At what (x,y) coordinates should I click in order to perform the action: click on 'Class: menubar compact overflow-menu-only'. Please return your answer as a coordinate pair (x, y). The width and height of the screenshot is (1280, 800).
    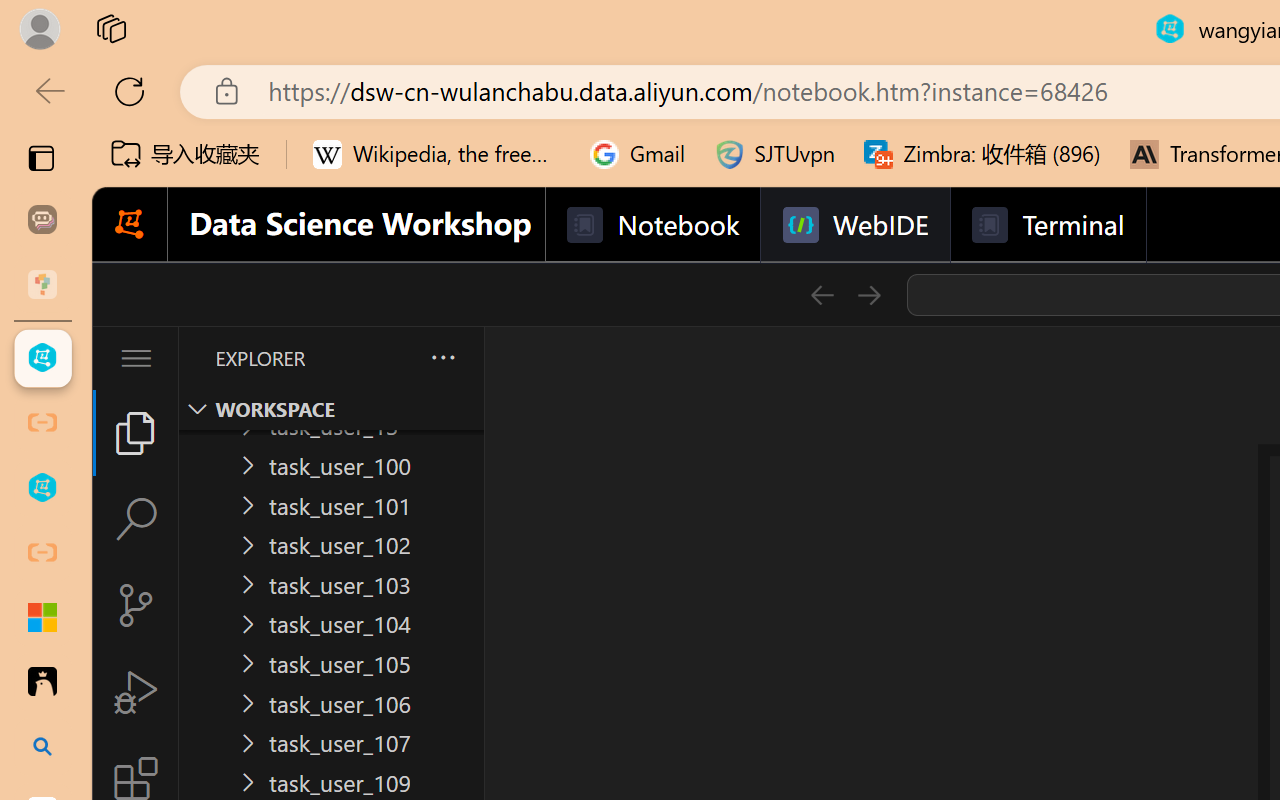
    Looking at the image, I should click on (134, 358).